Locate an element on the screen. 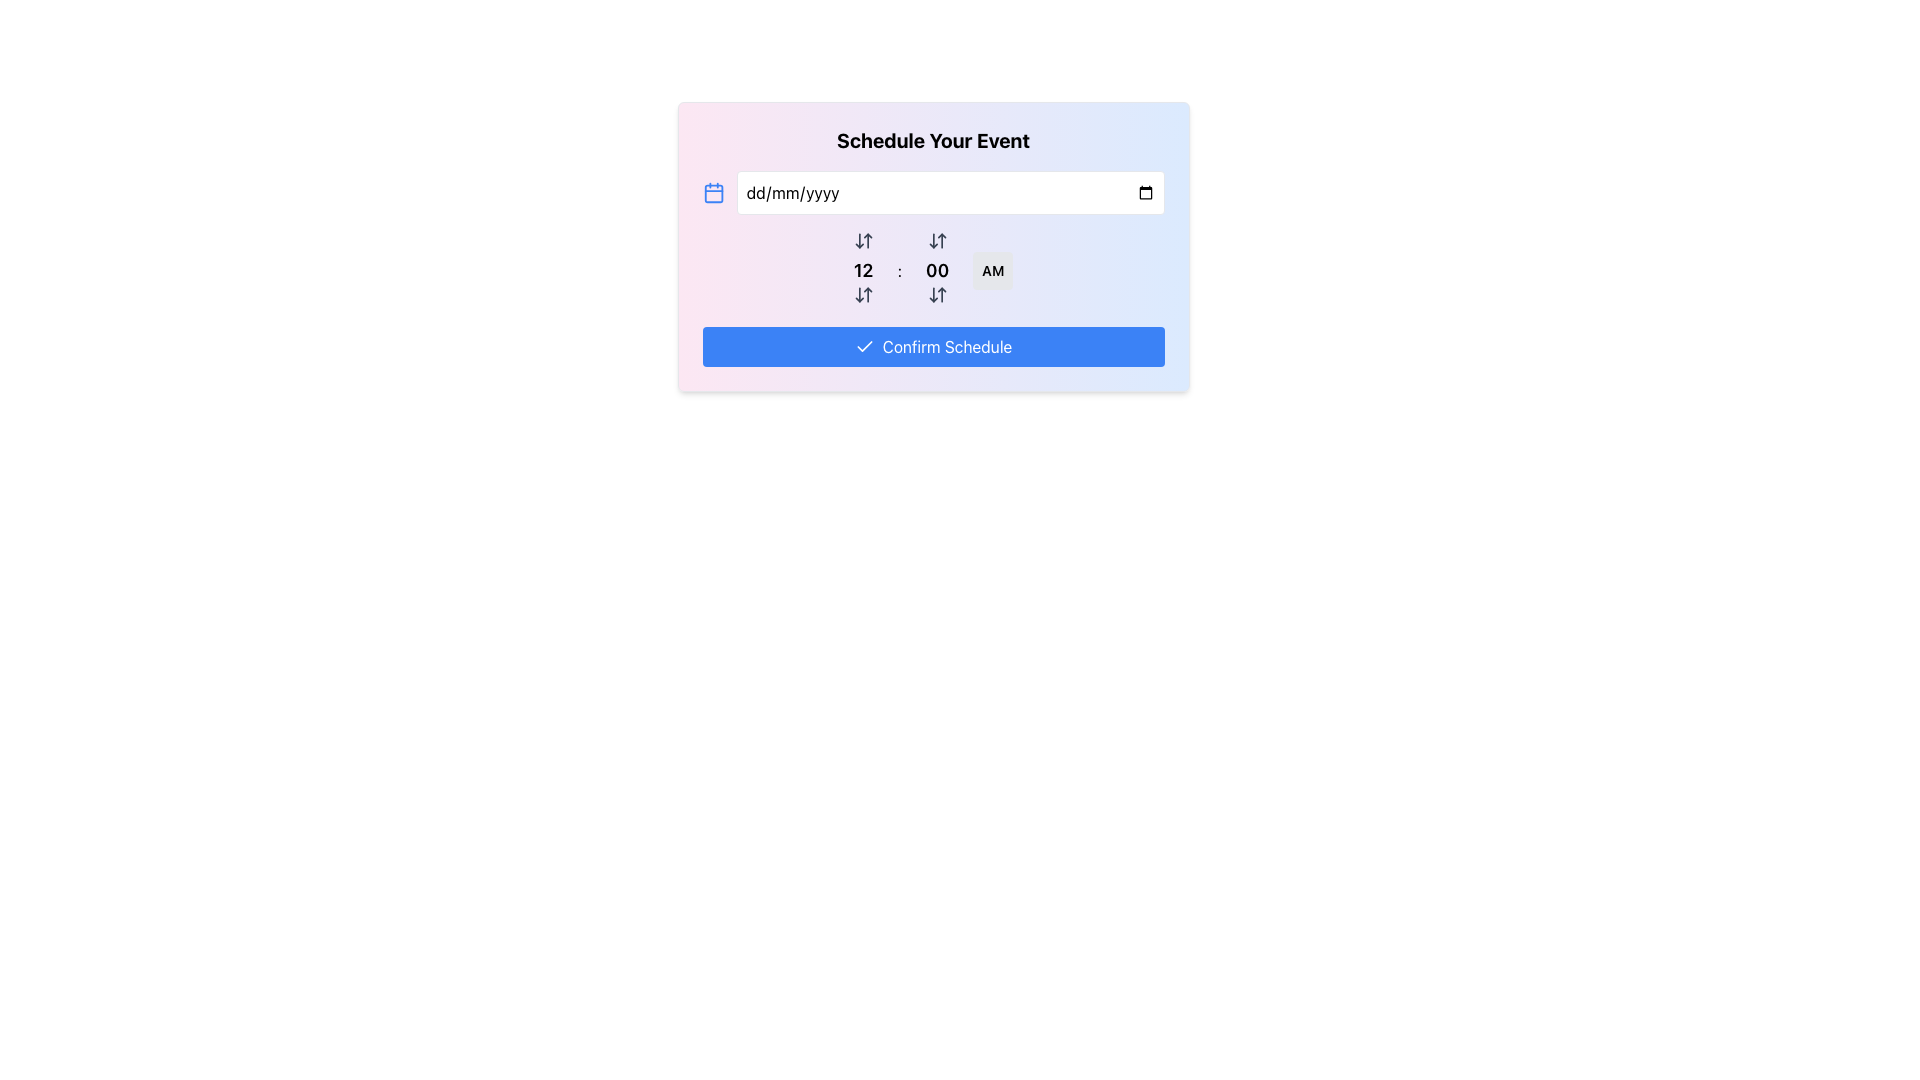  the 'Confirm Schedule' button by clicking on its center point, which serves as the label indicating its purpose to confirm the scheduling input is located at coordinates (946, 346).